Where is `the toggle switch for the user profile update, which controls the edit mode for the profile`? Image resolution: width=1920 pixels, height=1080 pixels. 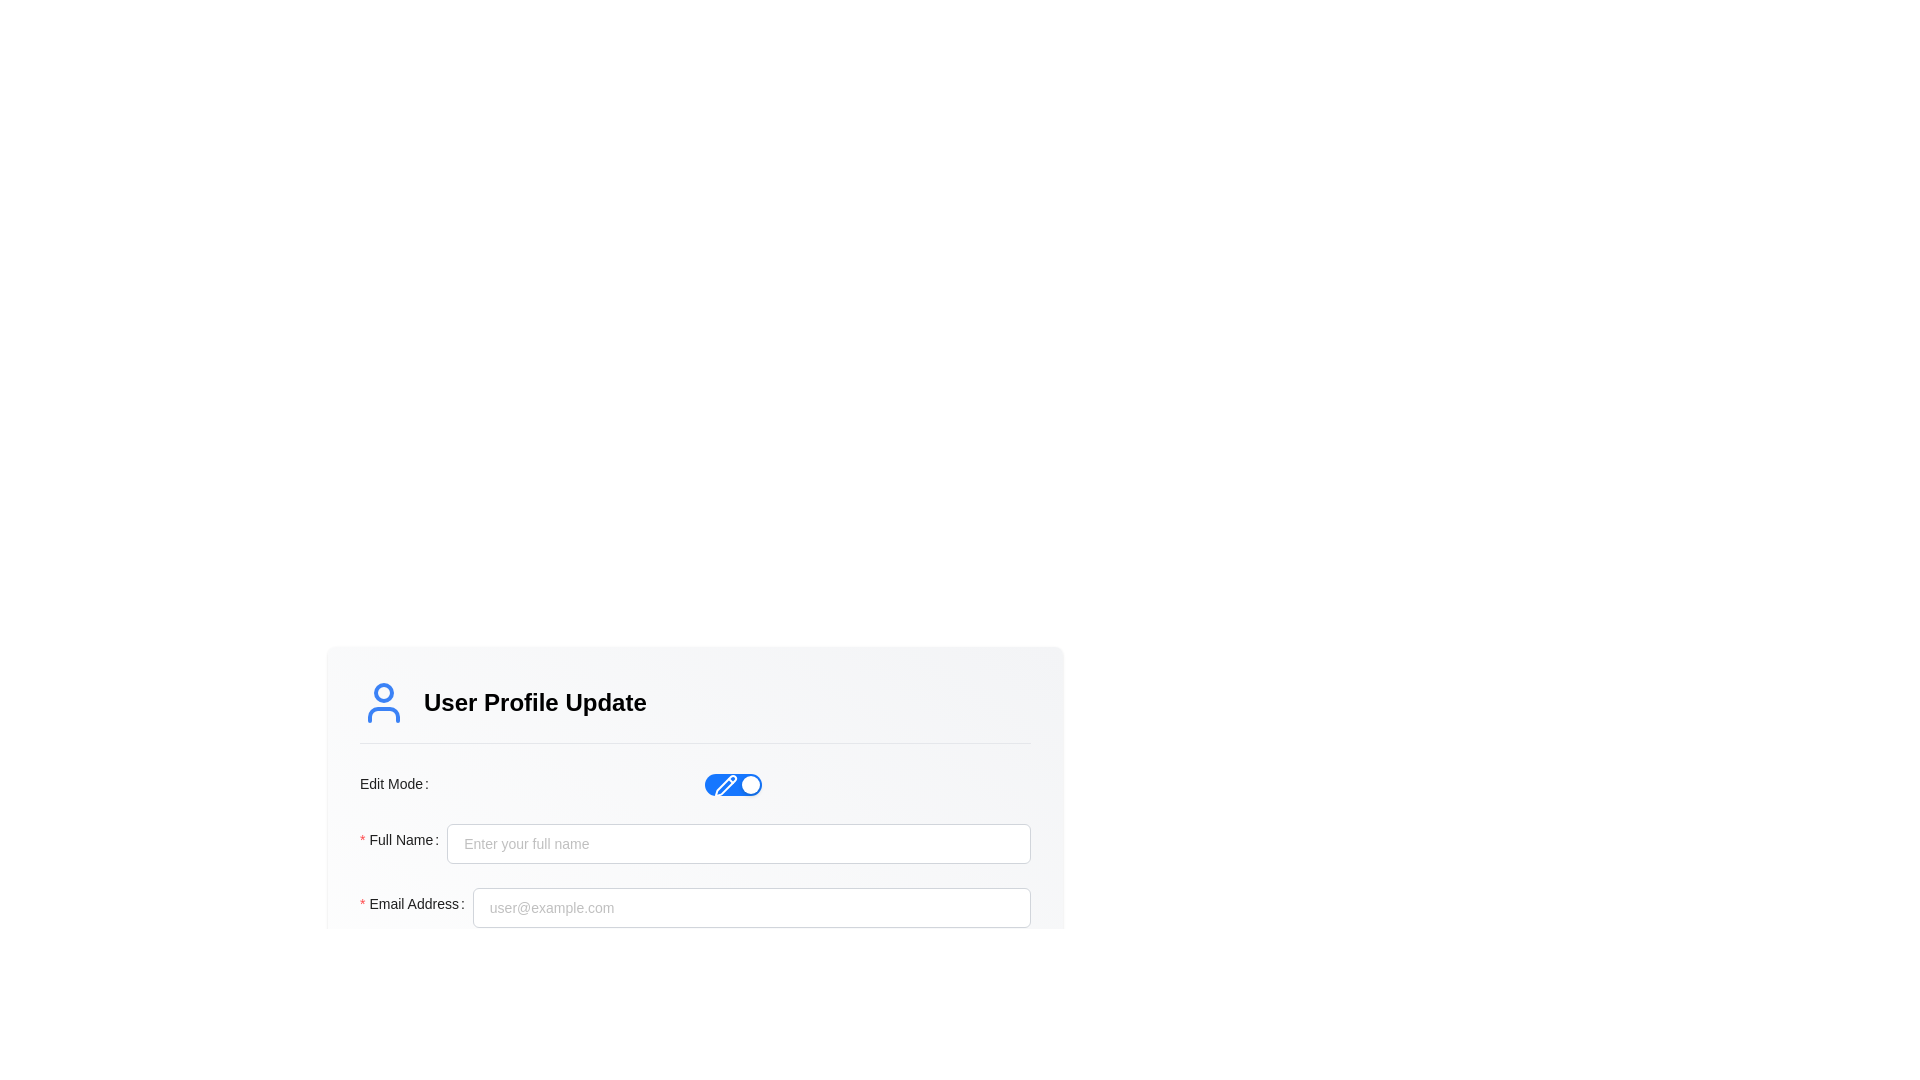 the toggle switch for the user profile update, which controls the edit mode for the profile is located at coordinates (733, 782).